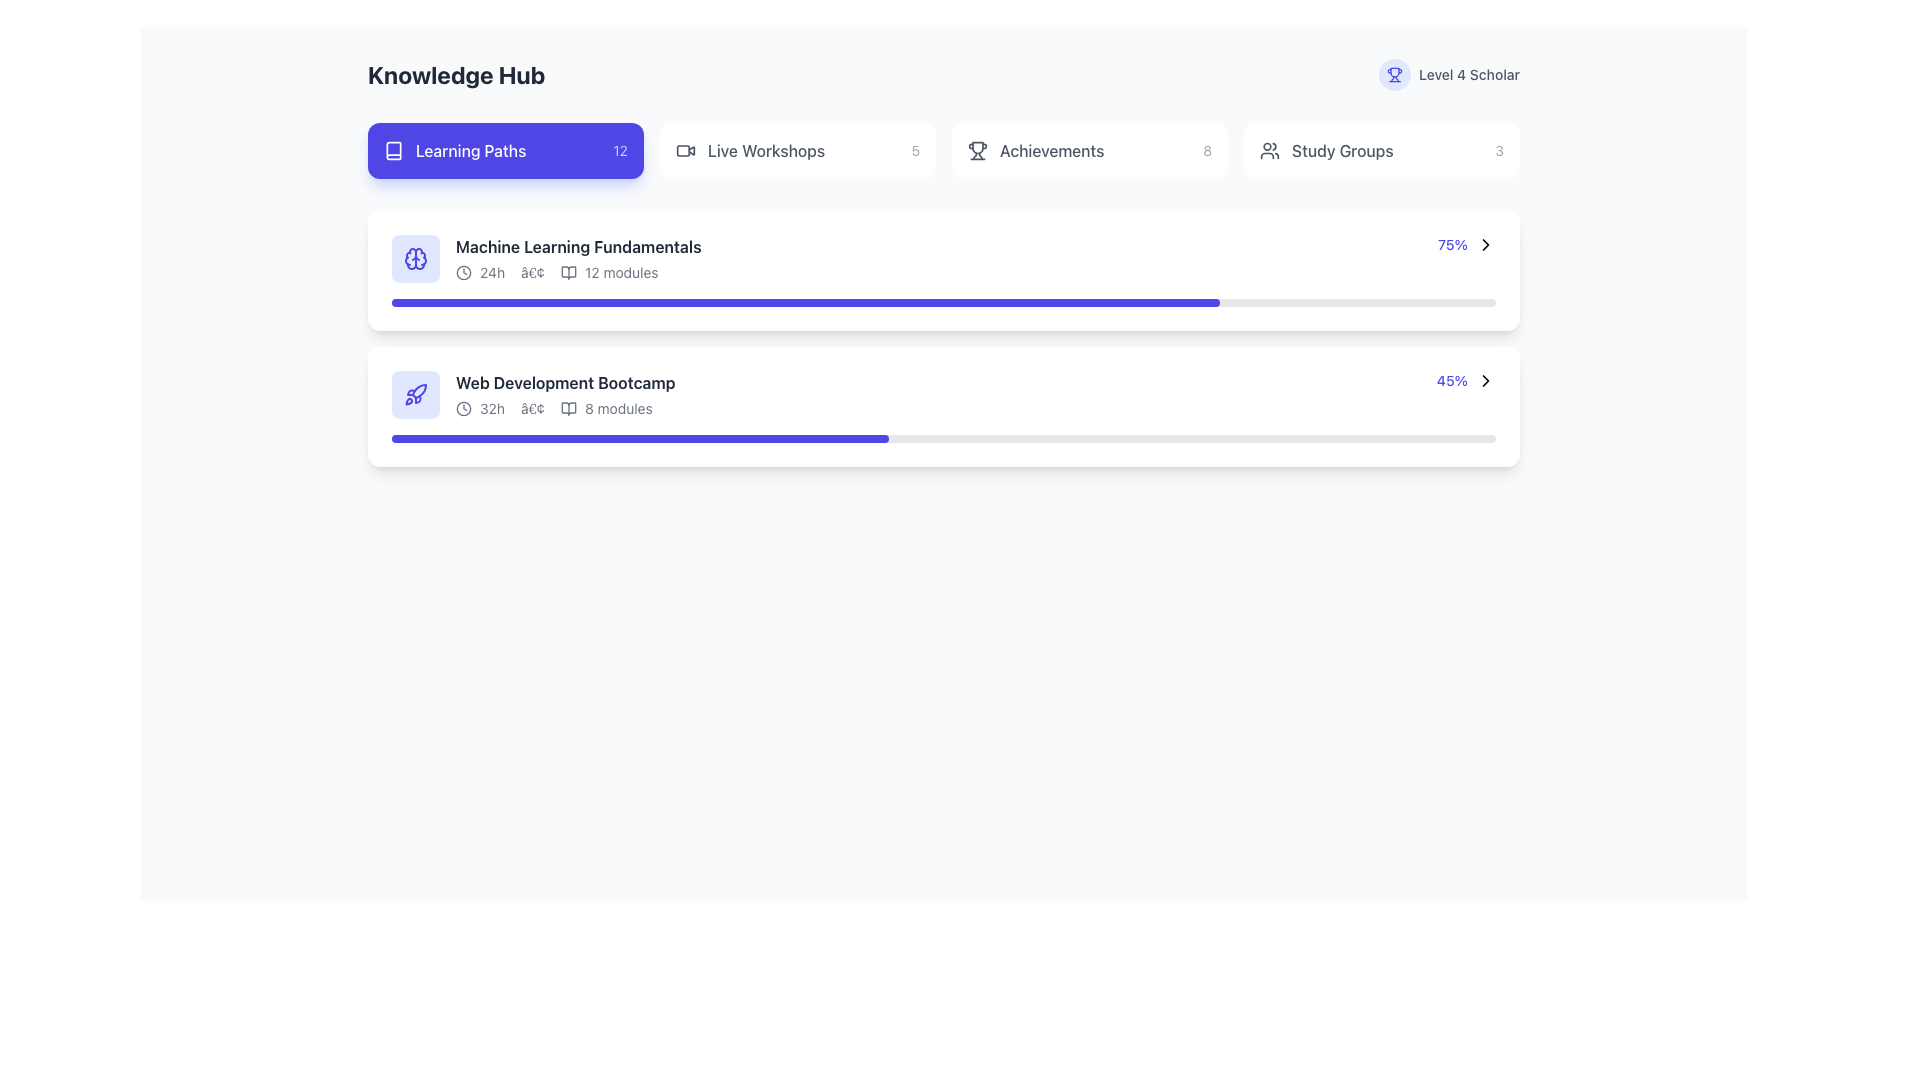  Describe the element at coordinates (1486, 244) in the screenshot. I see `the chevron right icon, which is styled as a vector graphic and serves as a navigational hint located within the second list item` at that location.